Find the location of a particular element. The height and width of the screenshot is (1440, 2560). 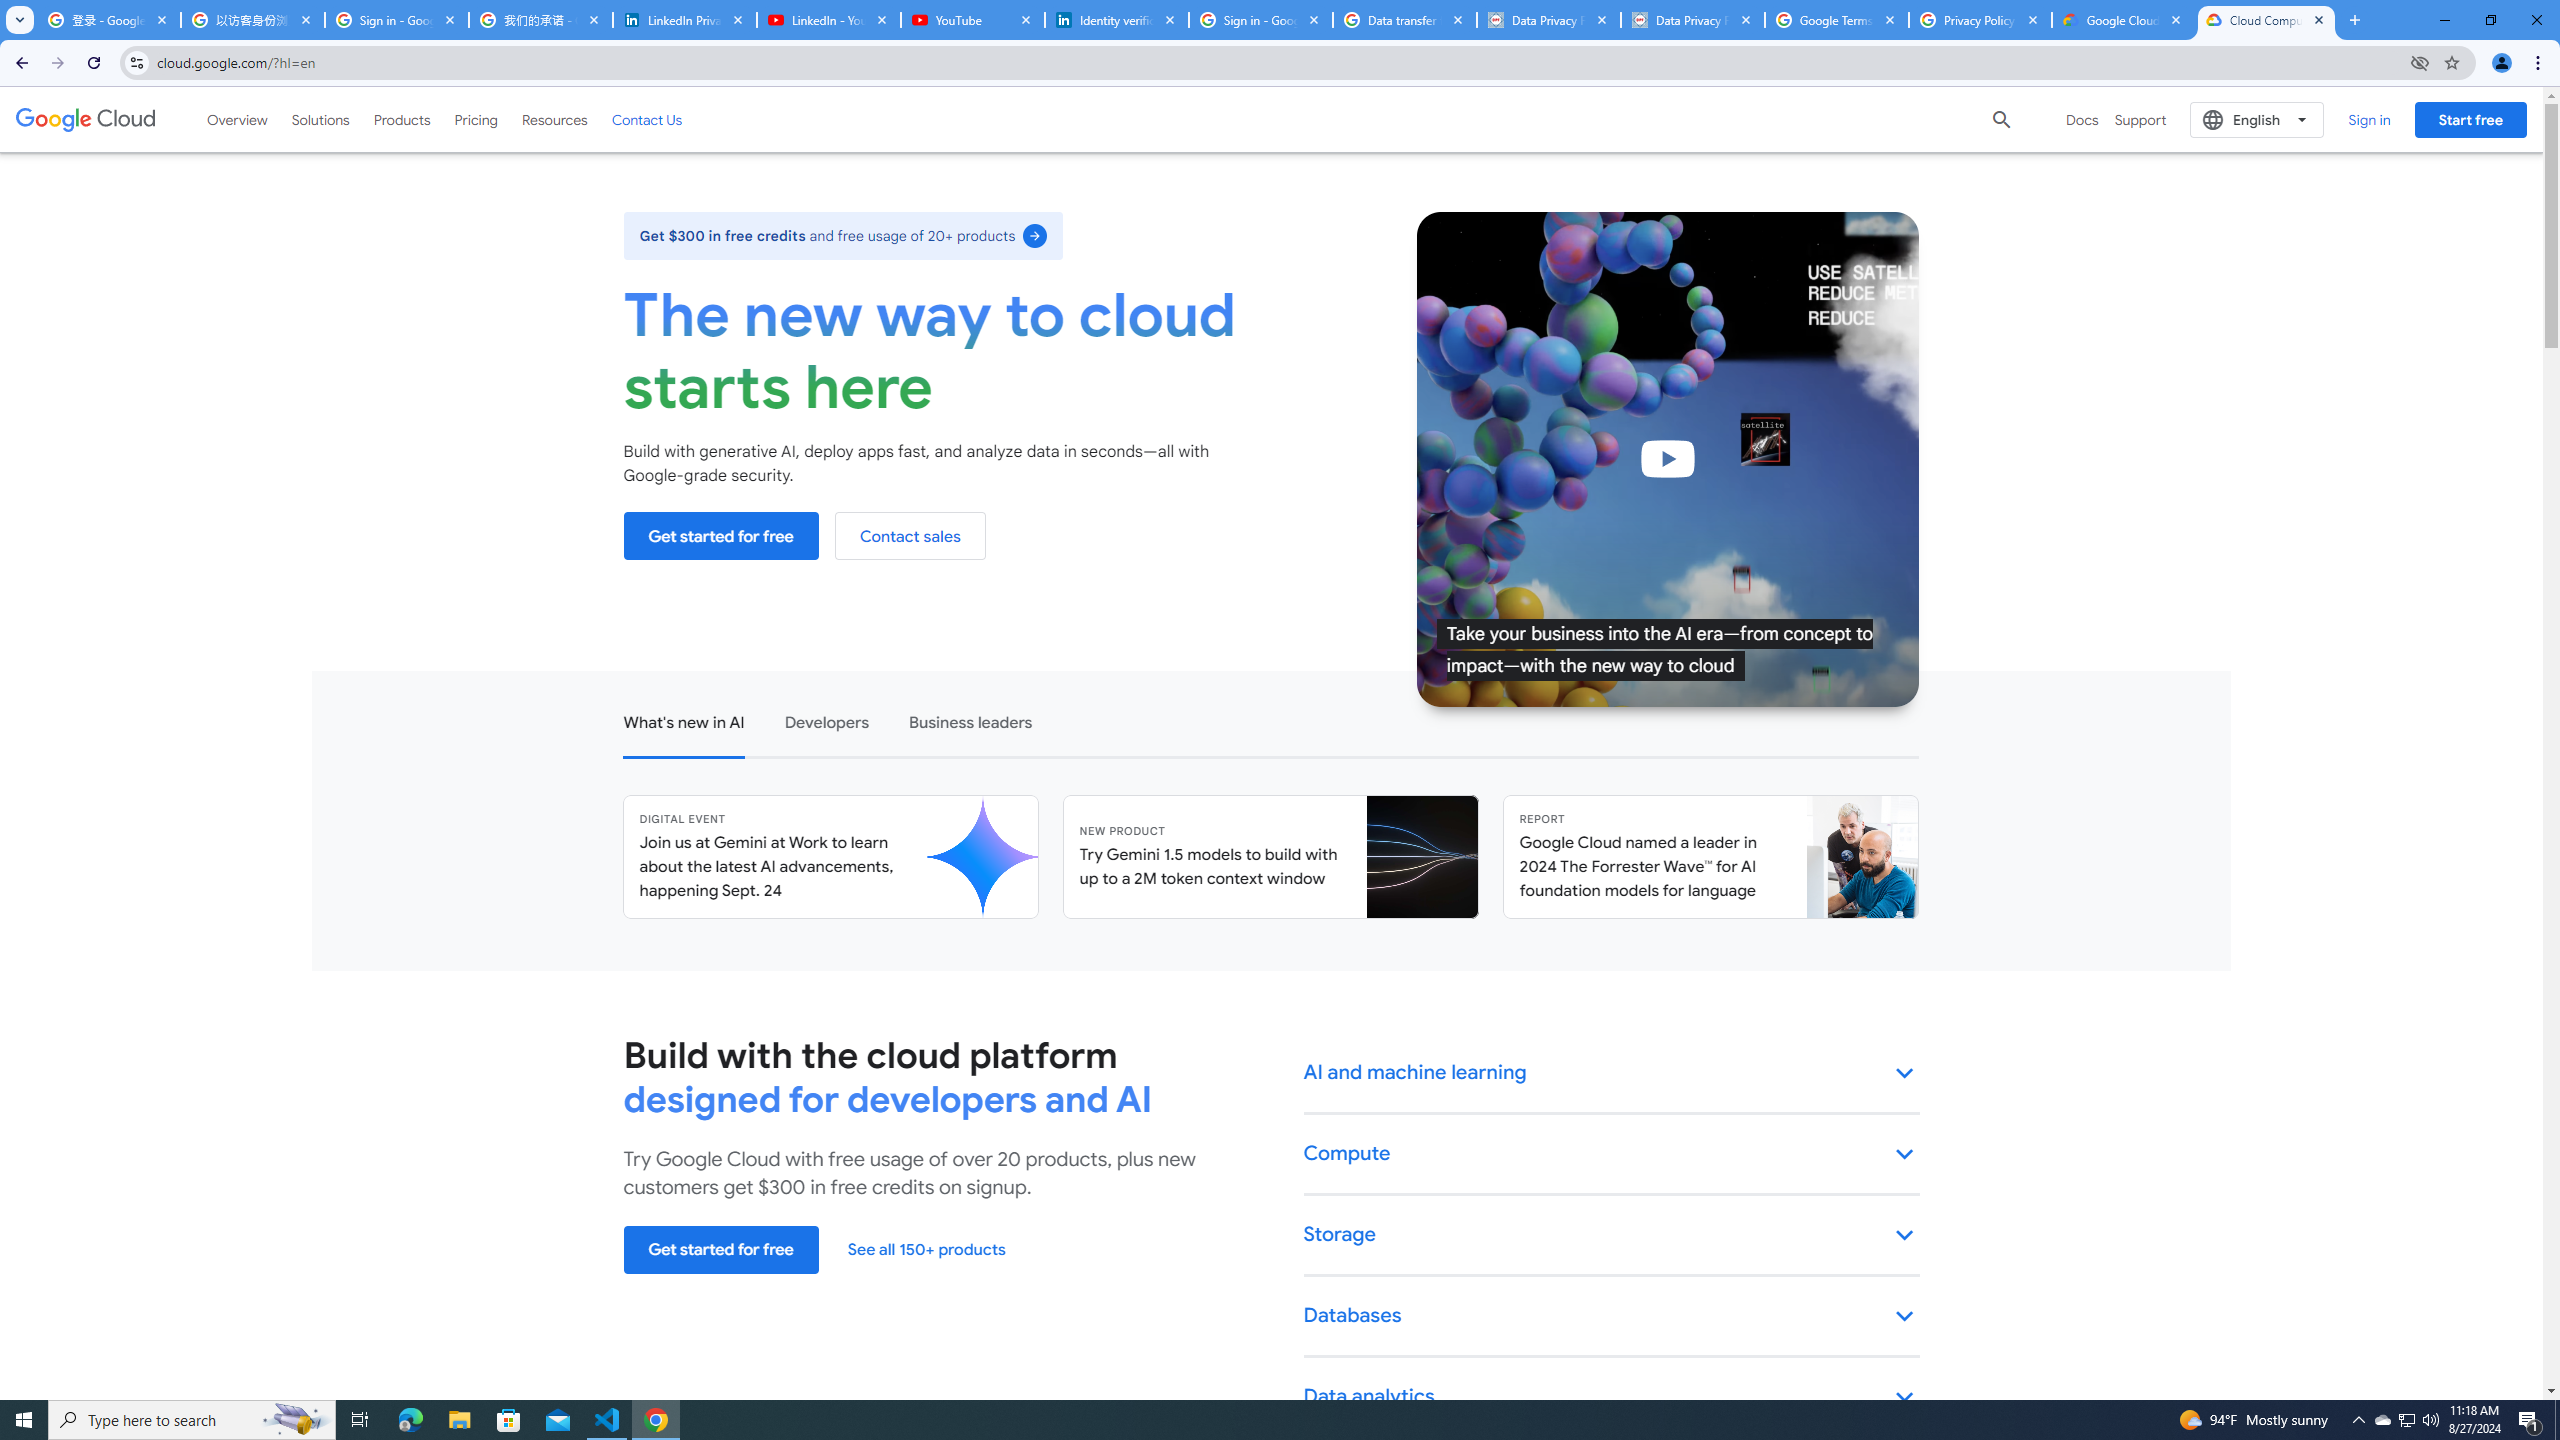

'Cloud Computing Services | Google Cloud' is located at coordinates (2266, 19).